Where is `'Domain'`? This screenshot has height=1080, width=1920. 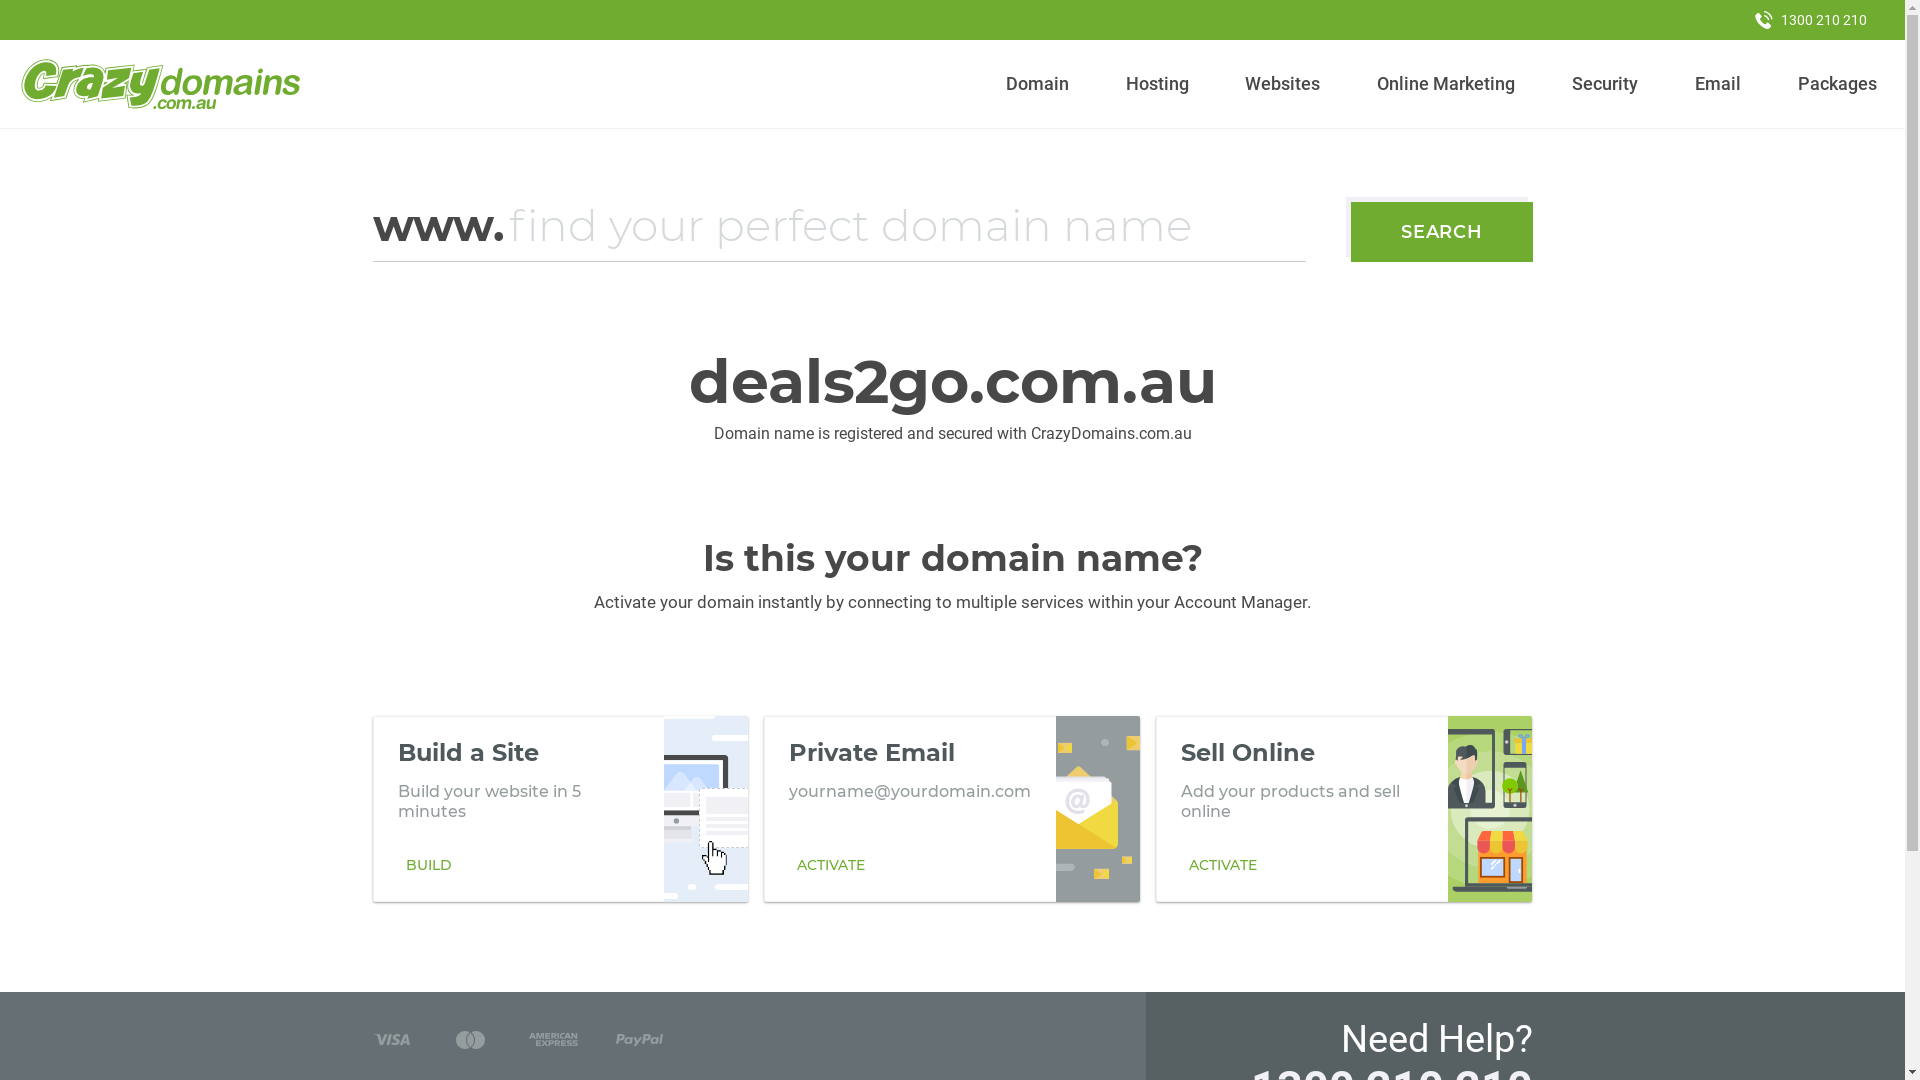
'Domain' is located at coordinates (1037, 83).